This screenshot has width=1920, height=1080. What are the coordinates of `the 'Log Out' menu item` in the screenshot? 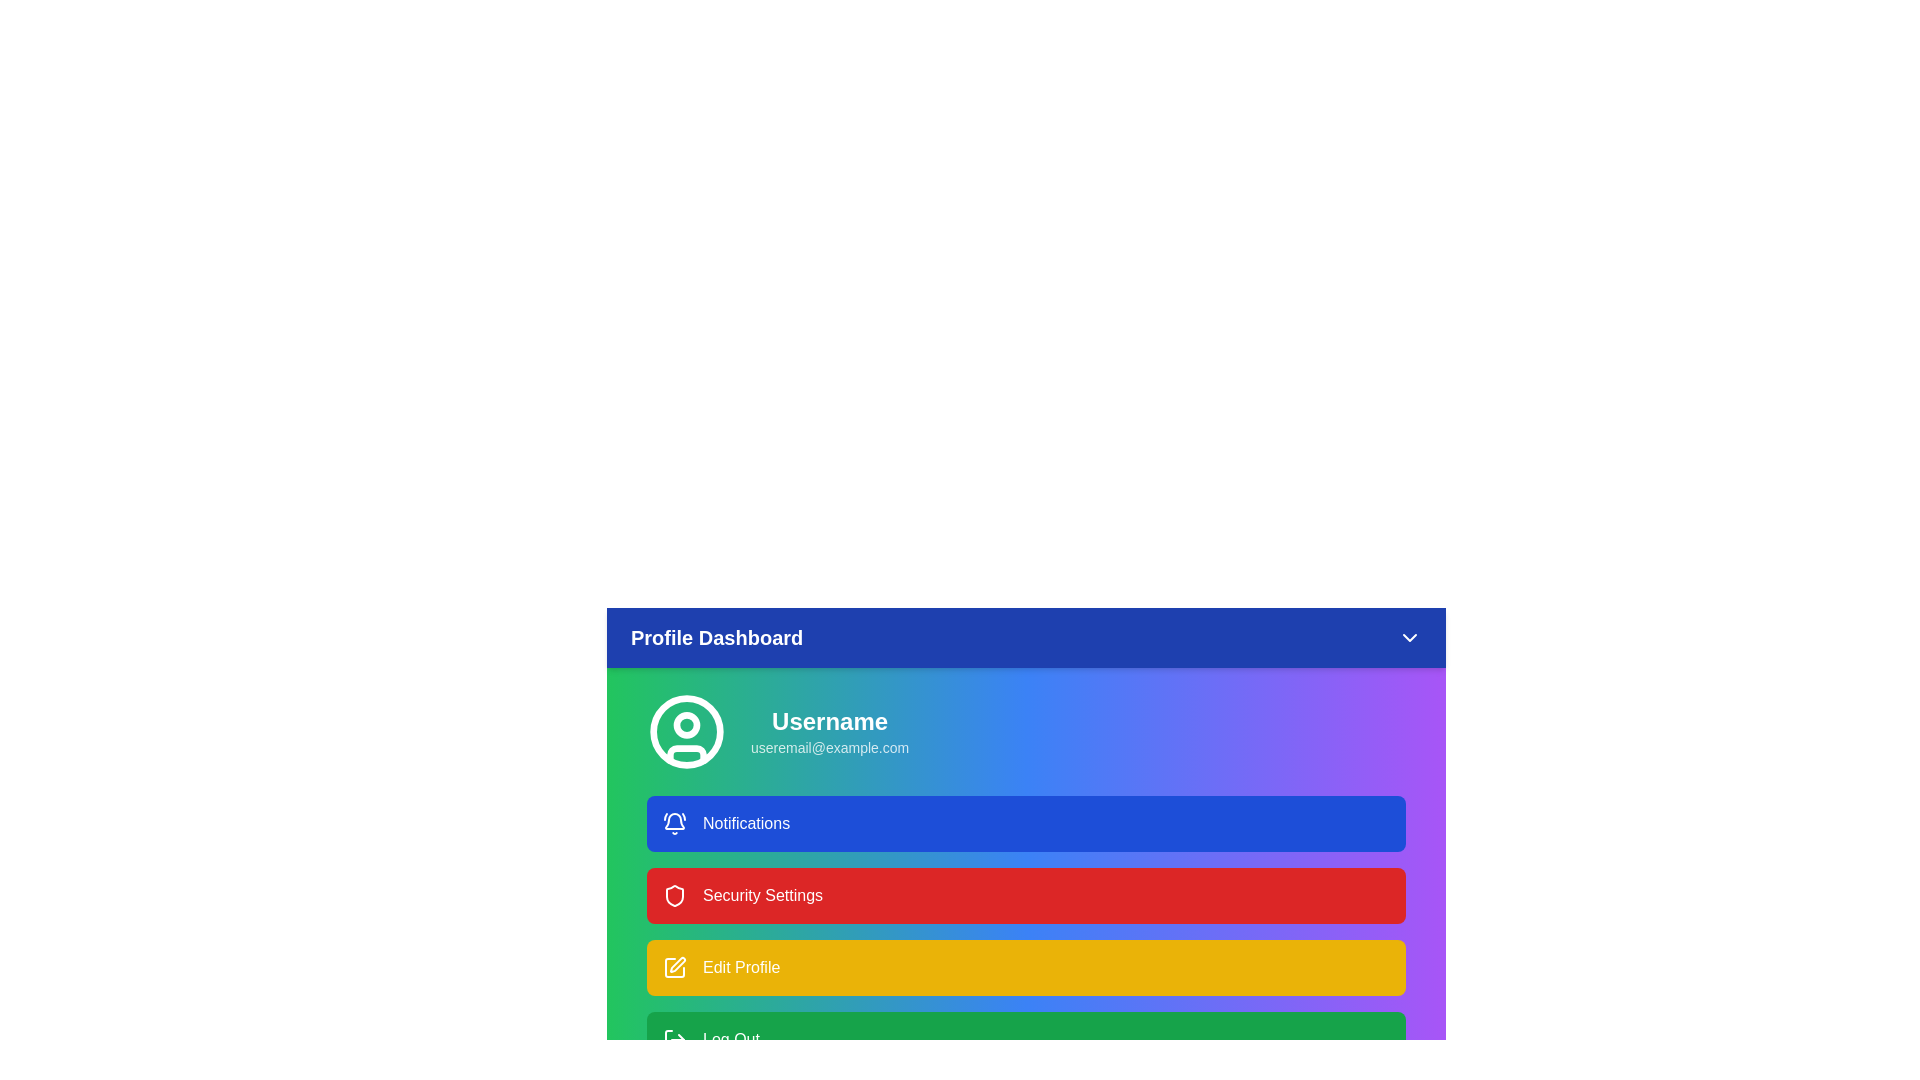 It's located at (1026, 1039).